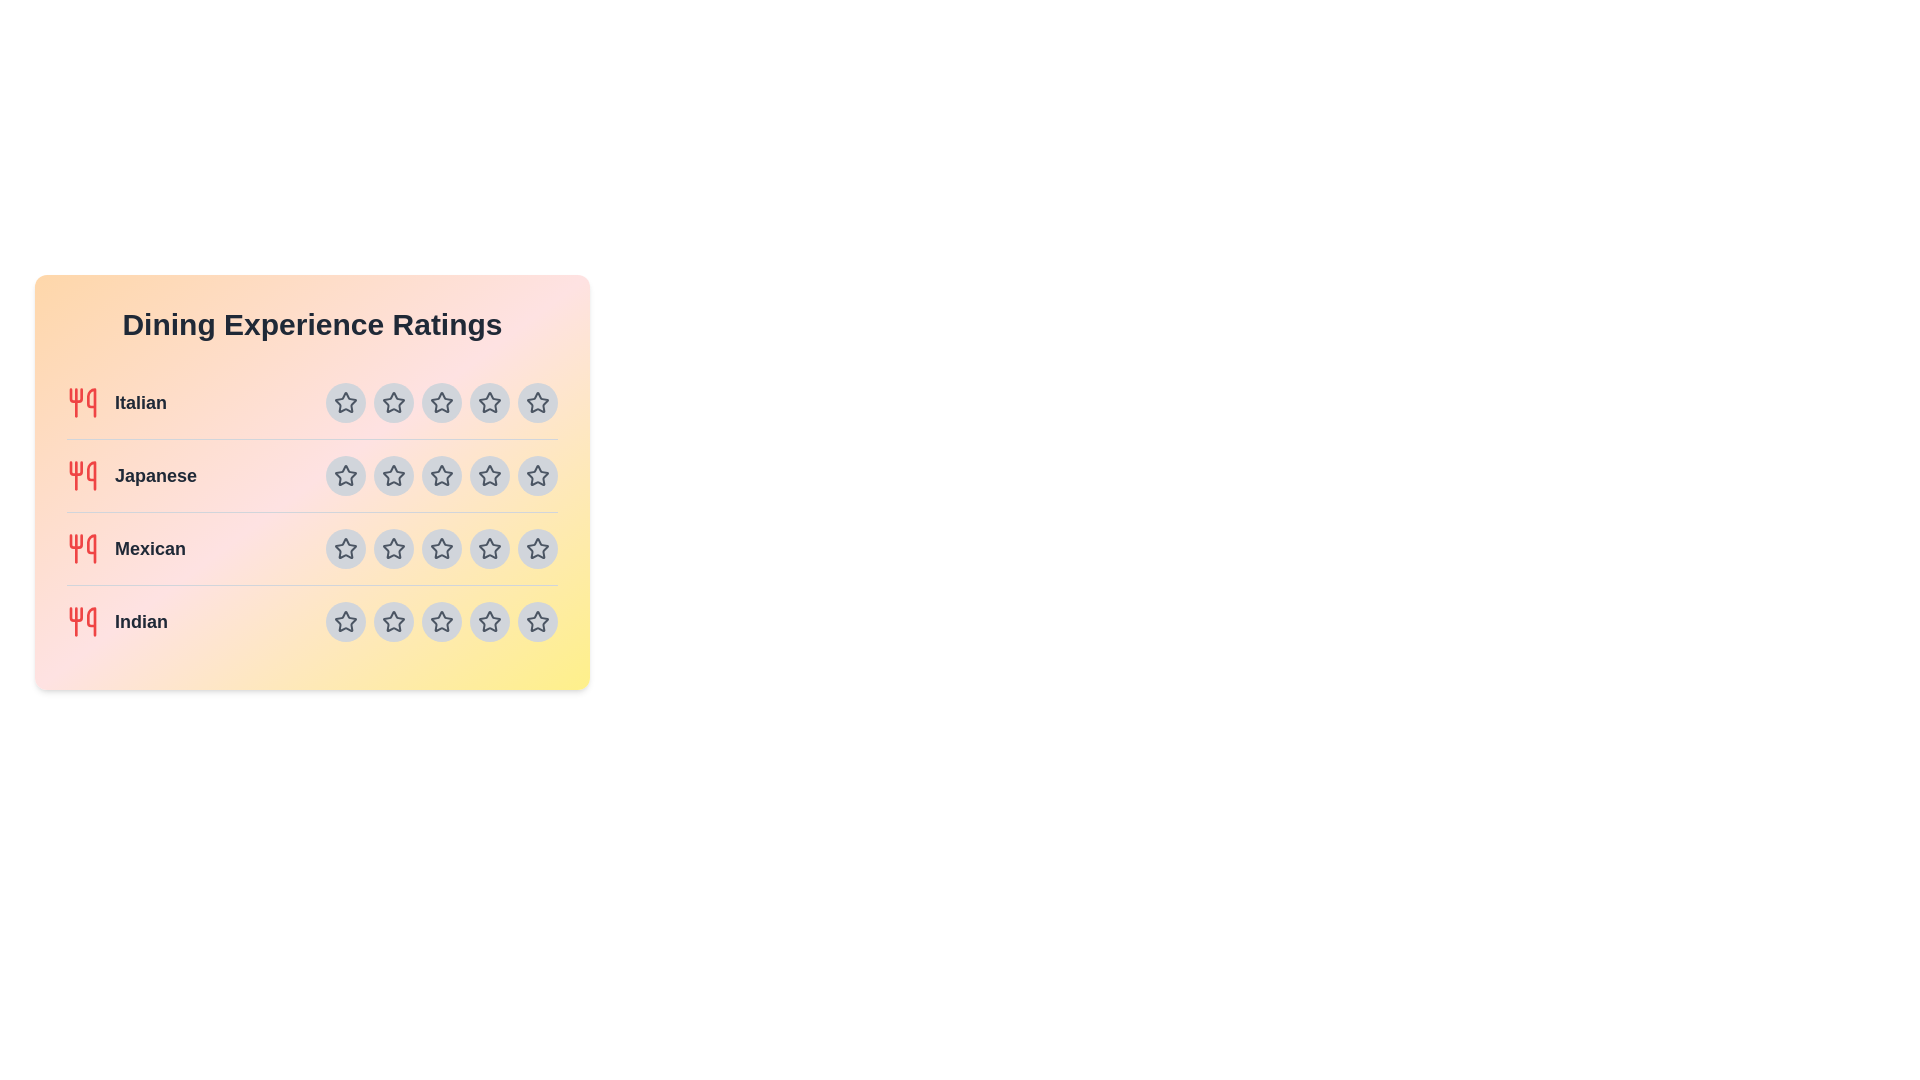  Describe the element at coordinates (81, 402) in the screenshot. I see `the utensils icon for the cuisine Italian` at that location.